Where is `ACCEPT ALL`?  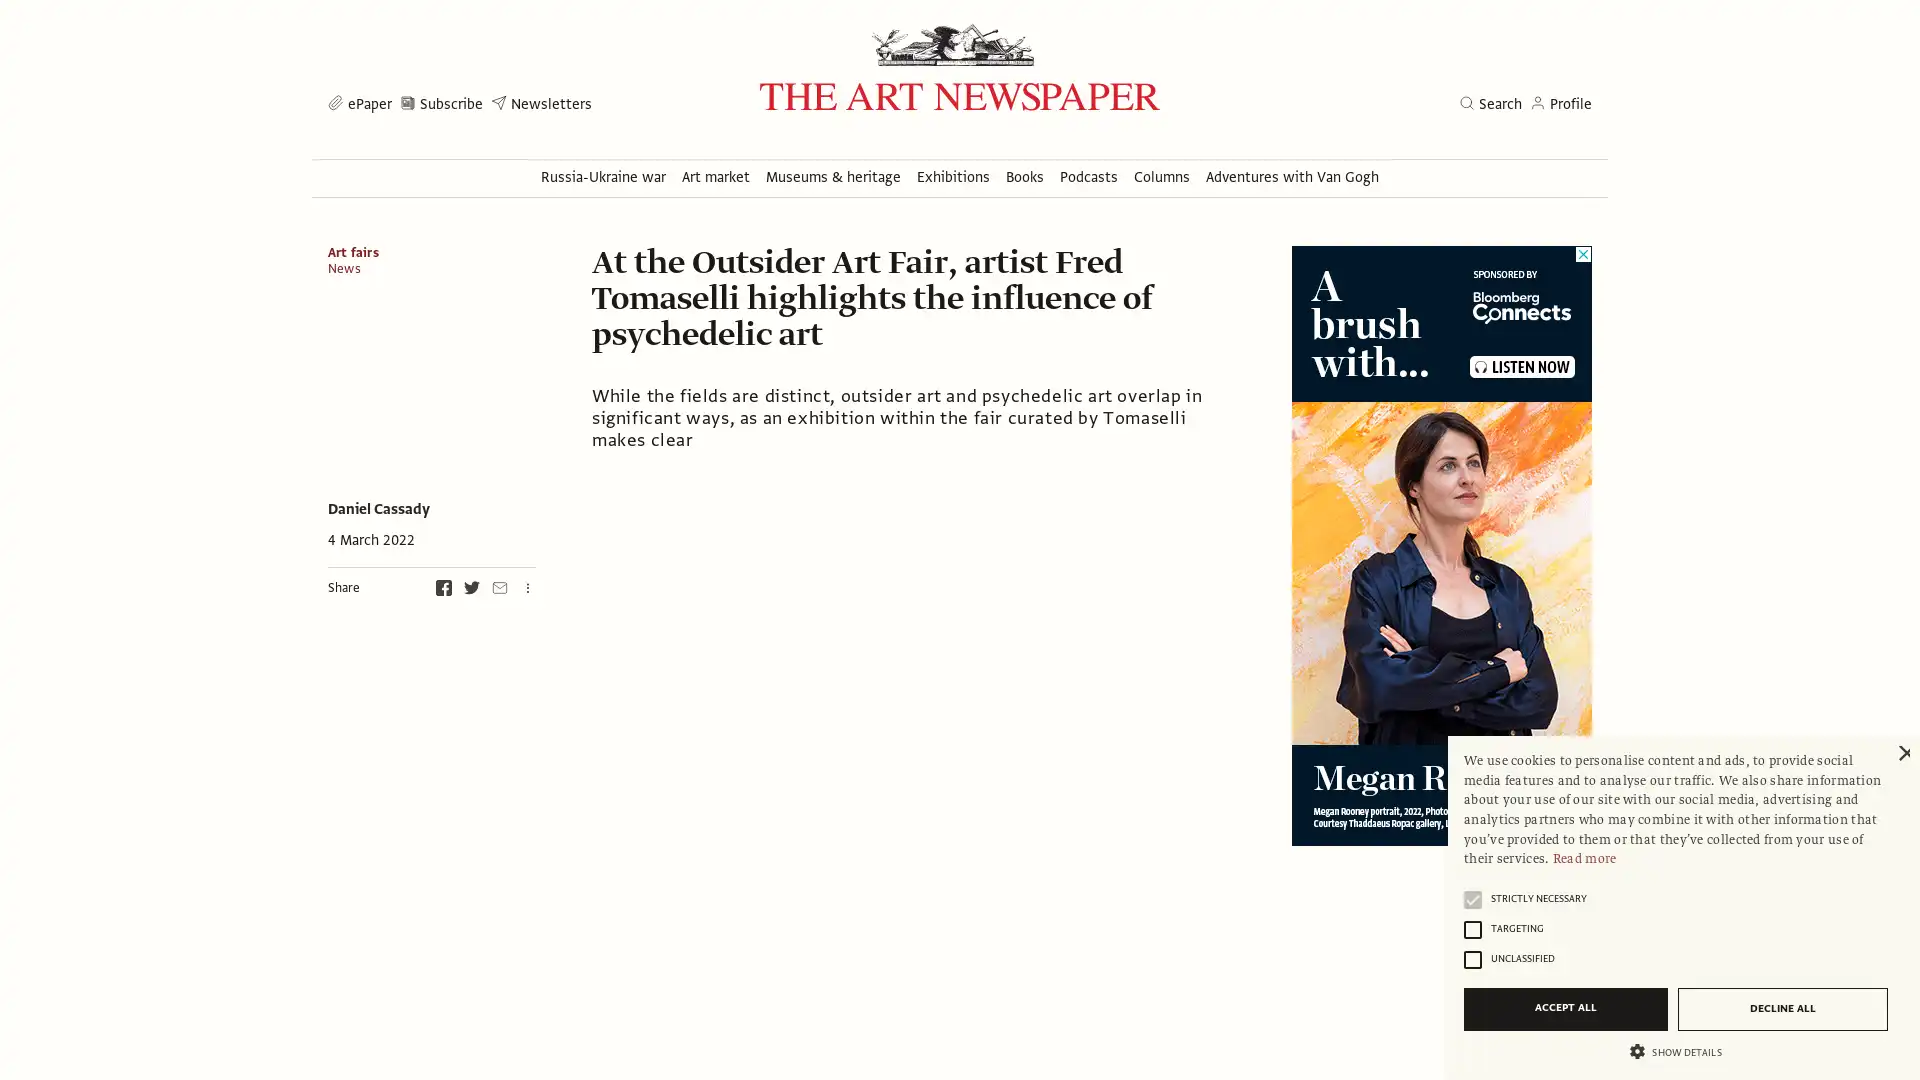
ACCEPT ALL is located at coordinates (1564, 1008).